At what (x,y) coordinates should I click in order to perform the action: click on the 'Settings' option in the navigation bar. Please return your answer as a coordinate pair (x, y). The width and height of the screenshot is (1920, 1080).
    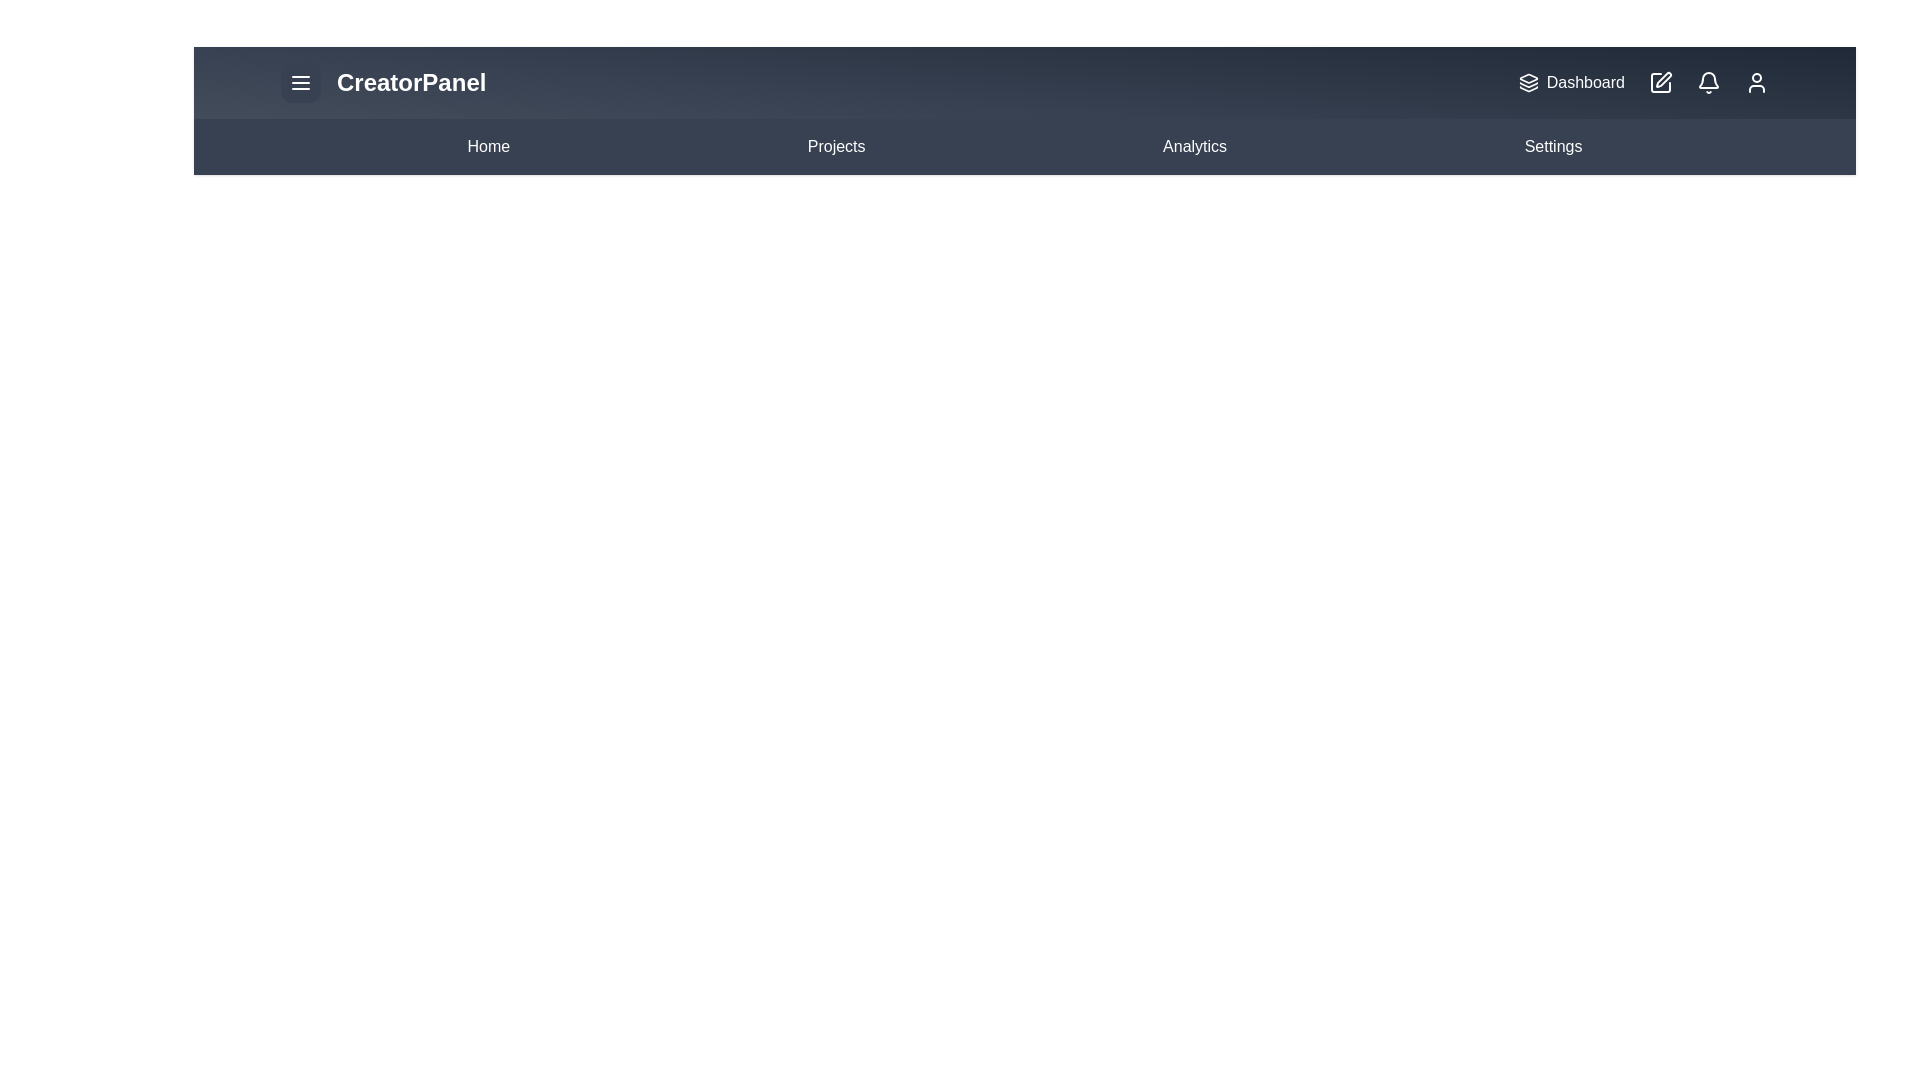
    Looking at the image, I should click on (1552, 145).